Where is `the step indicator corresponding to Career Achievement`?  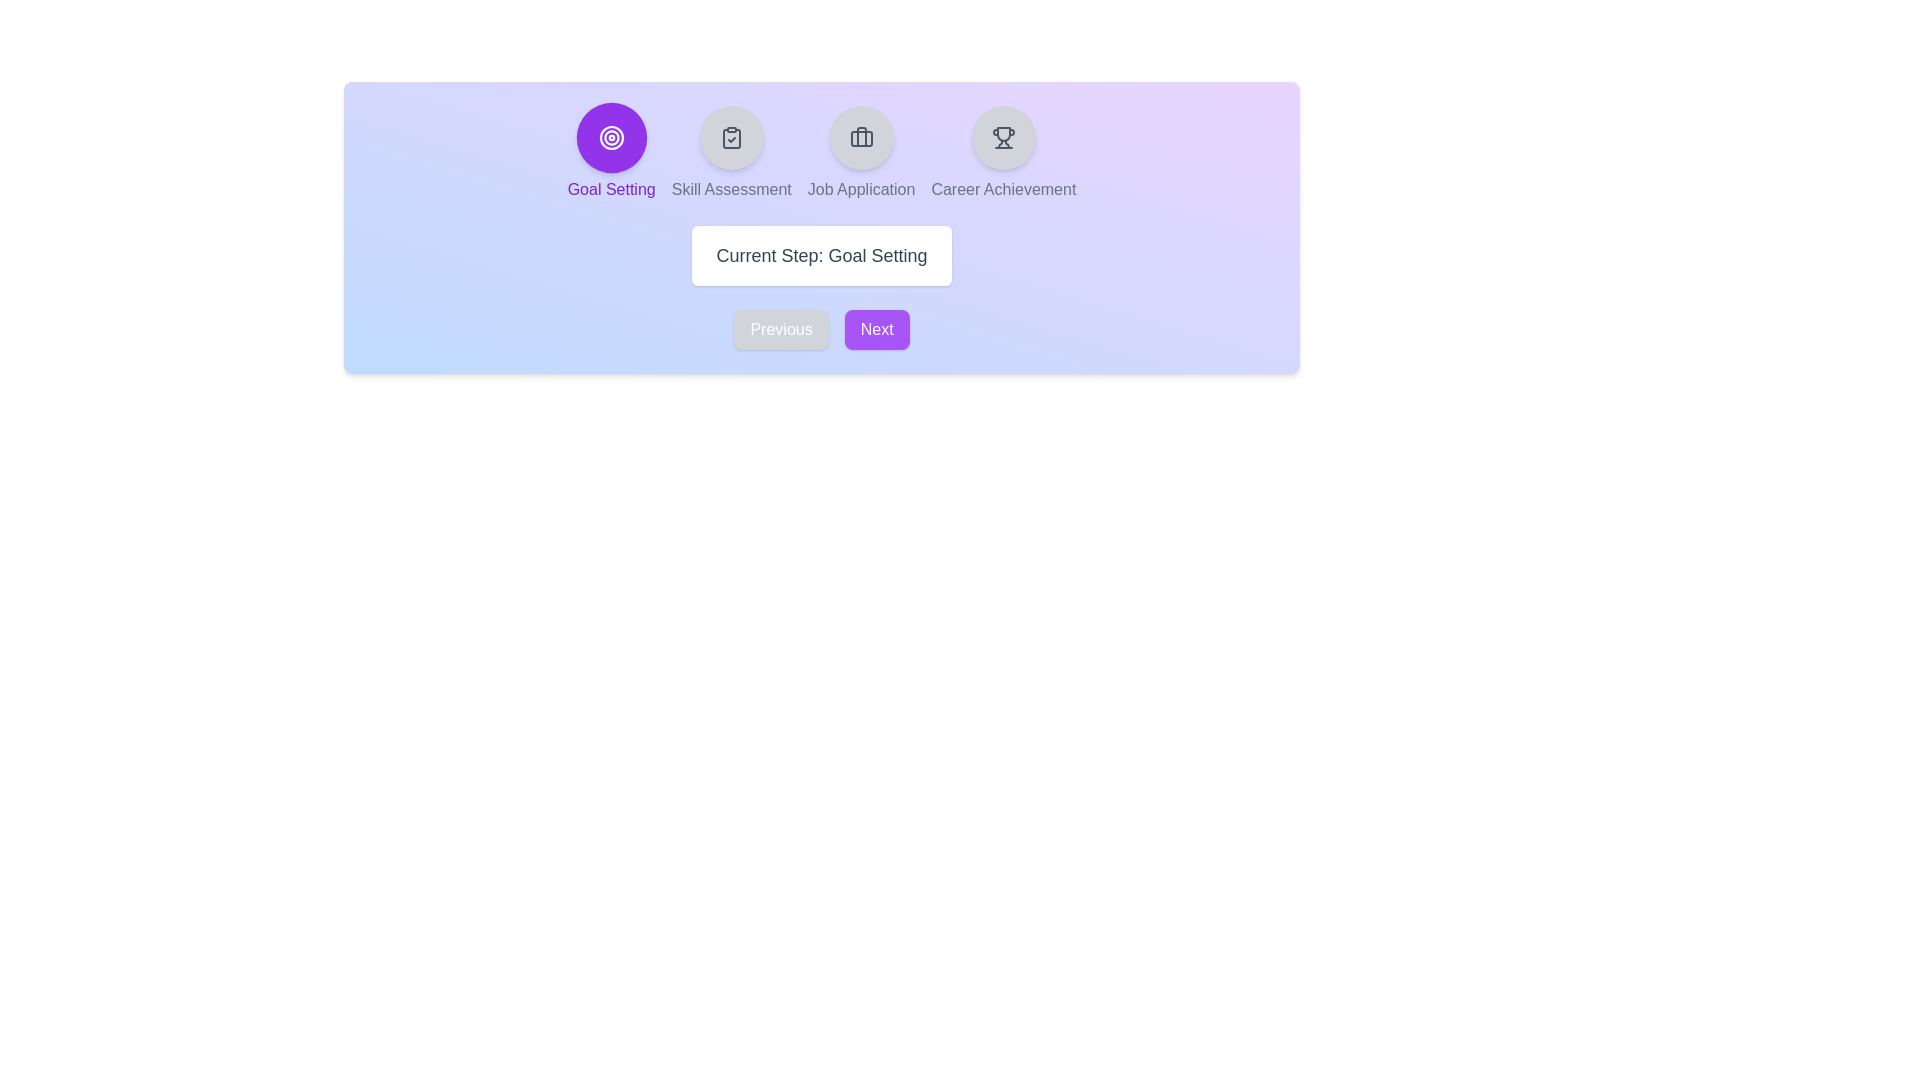
the step indicator corresponding to Career Achievement is located at coordinates (1003, 137).